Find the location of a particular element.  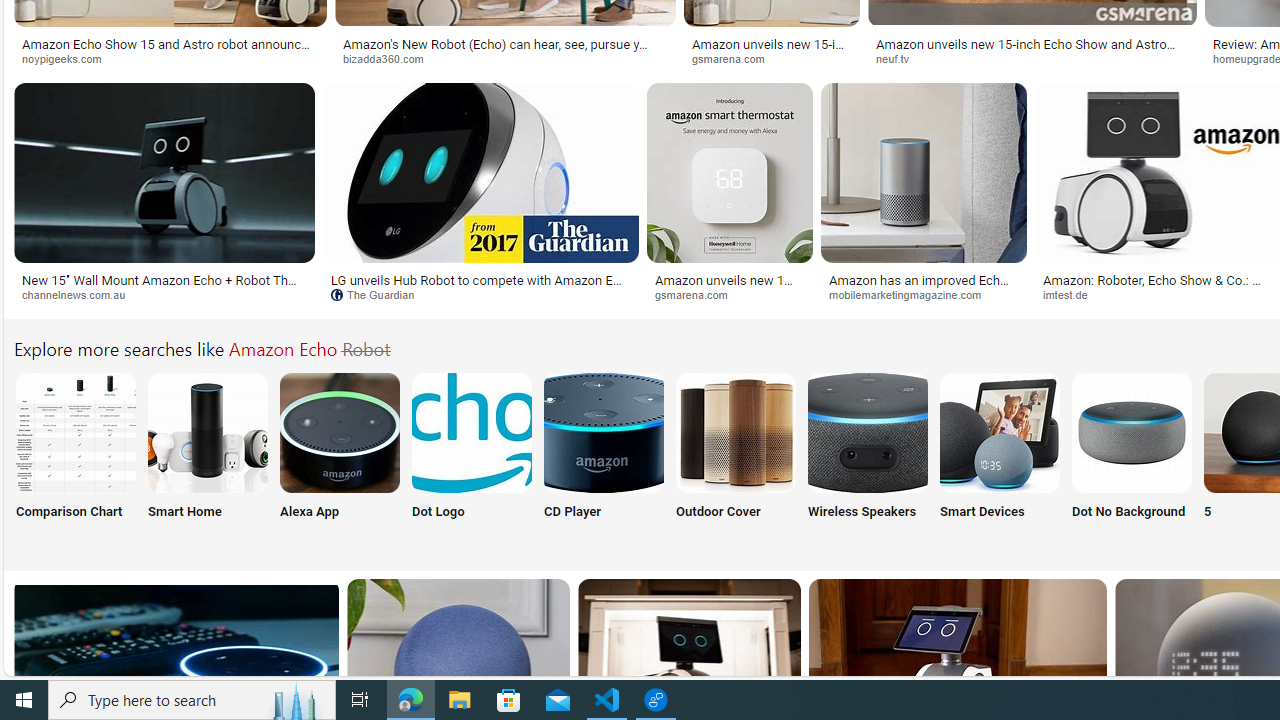

'channelnews.com.au' is located at coordinates (164, 295).